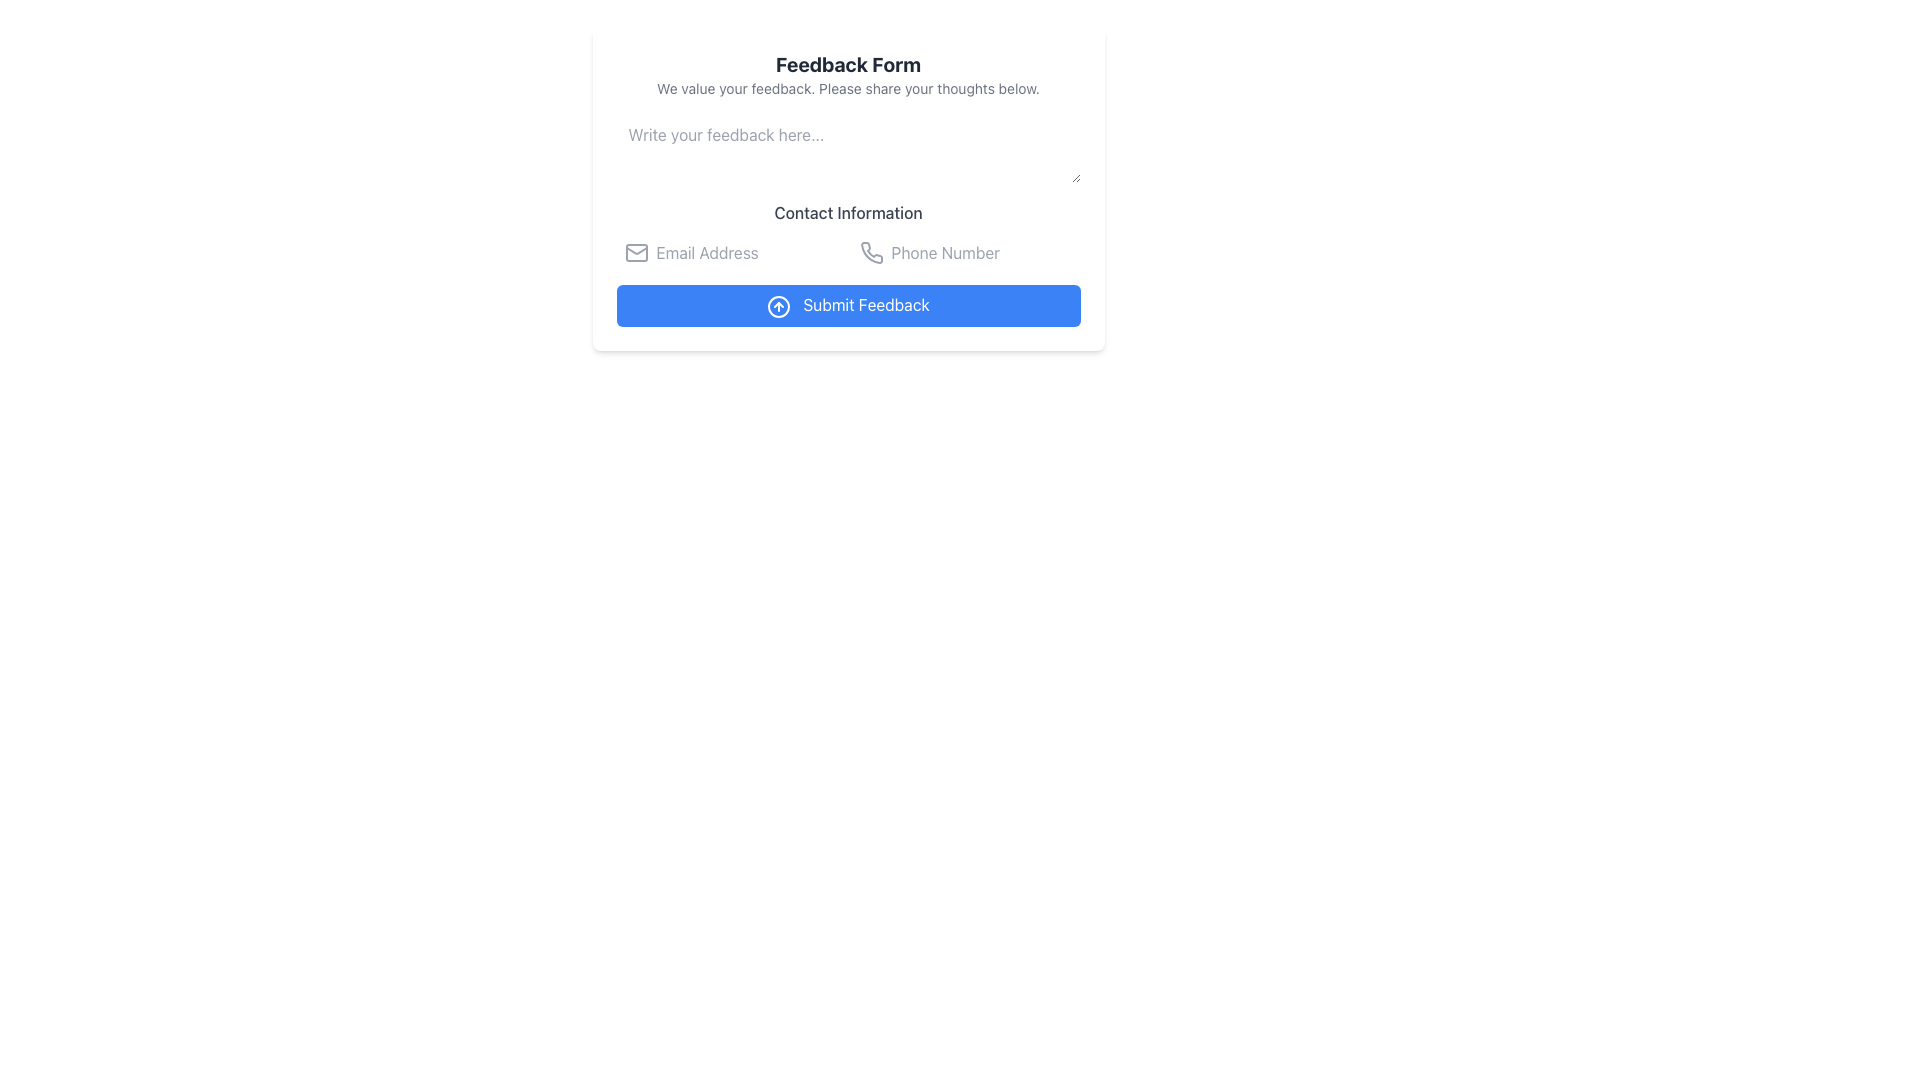 The image size is (1920, 1080). I want to click on the blue 'Submit Feedback' button with white text and an upward arrow icon, so click(848, 305).